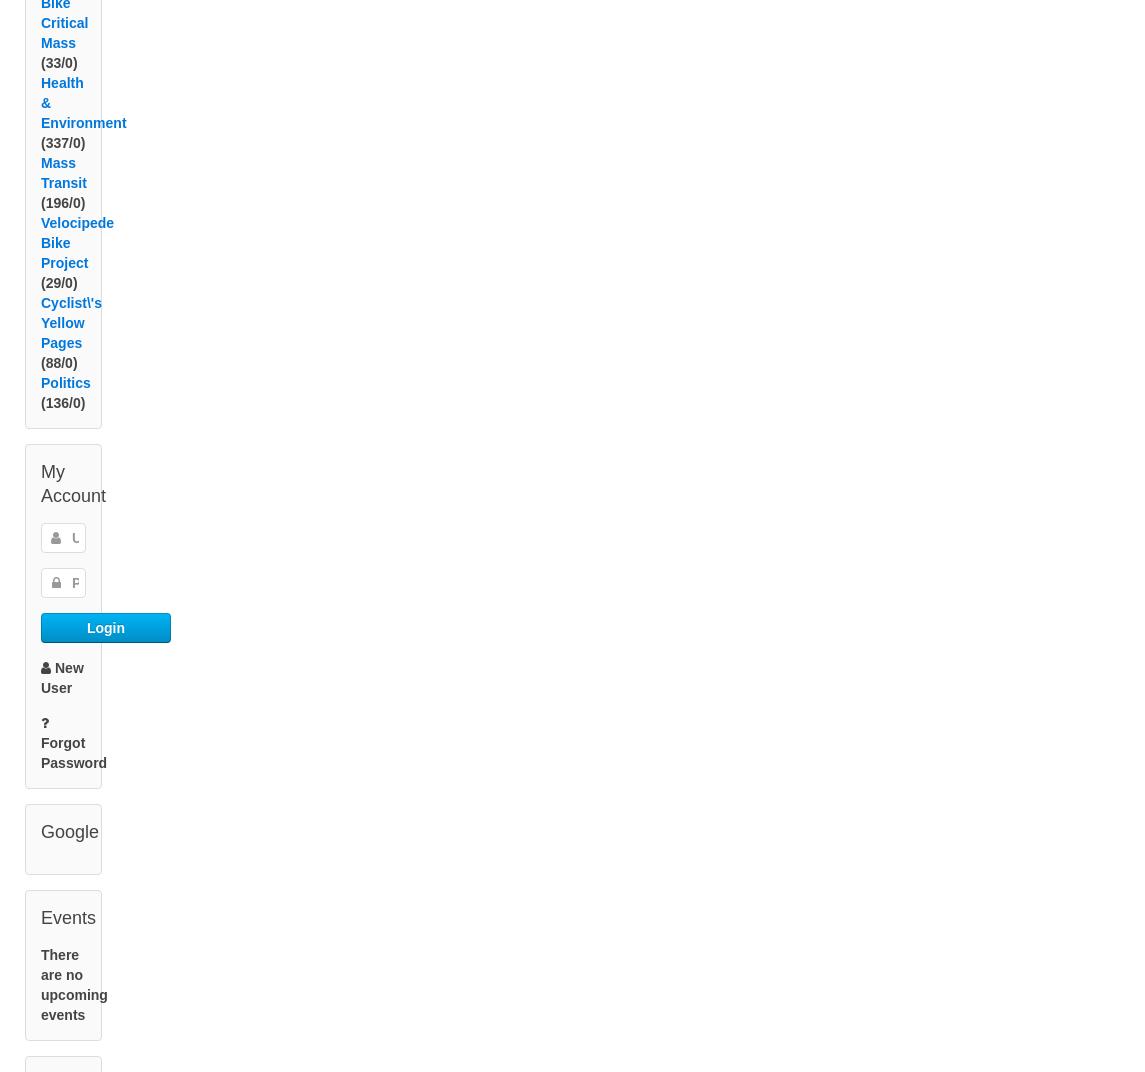 This screenshot has width=1145, height=1072. What do you see at coordinates (105, 651) in the screenshot?
I see `'Login'` at bounding box center [105, 651].